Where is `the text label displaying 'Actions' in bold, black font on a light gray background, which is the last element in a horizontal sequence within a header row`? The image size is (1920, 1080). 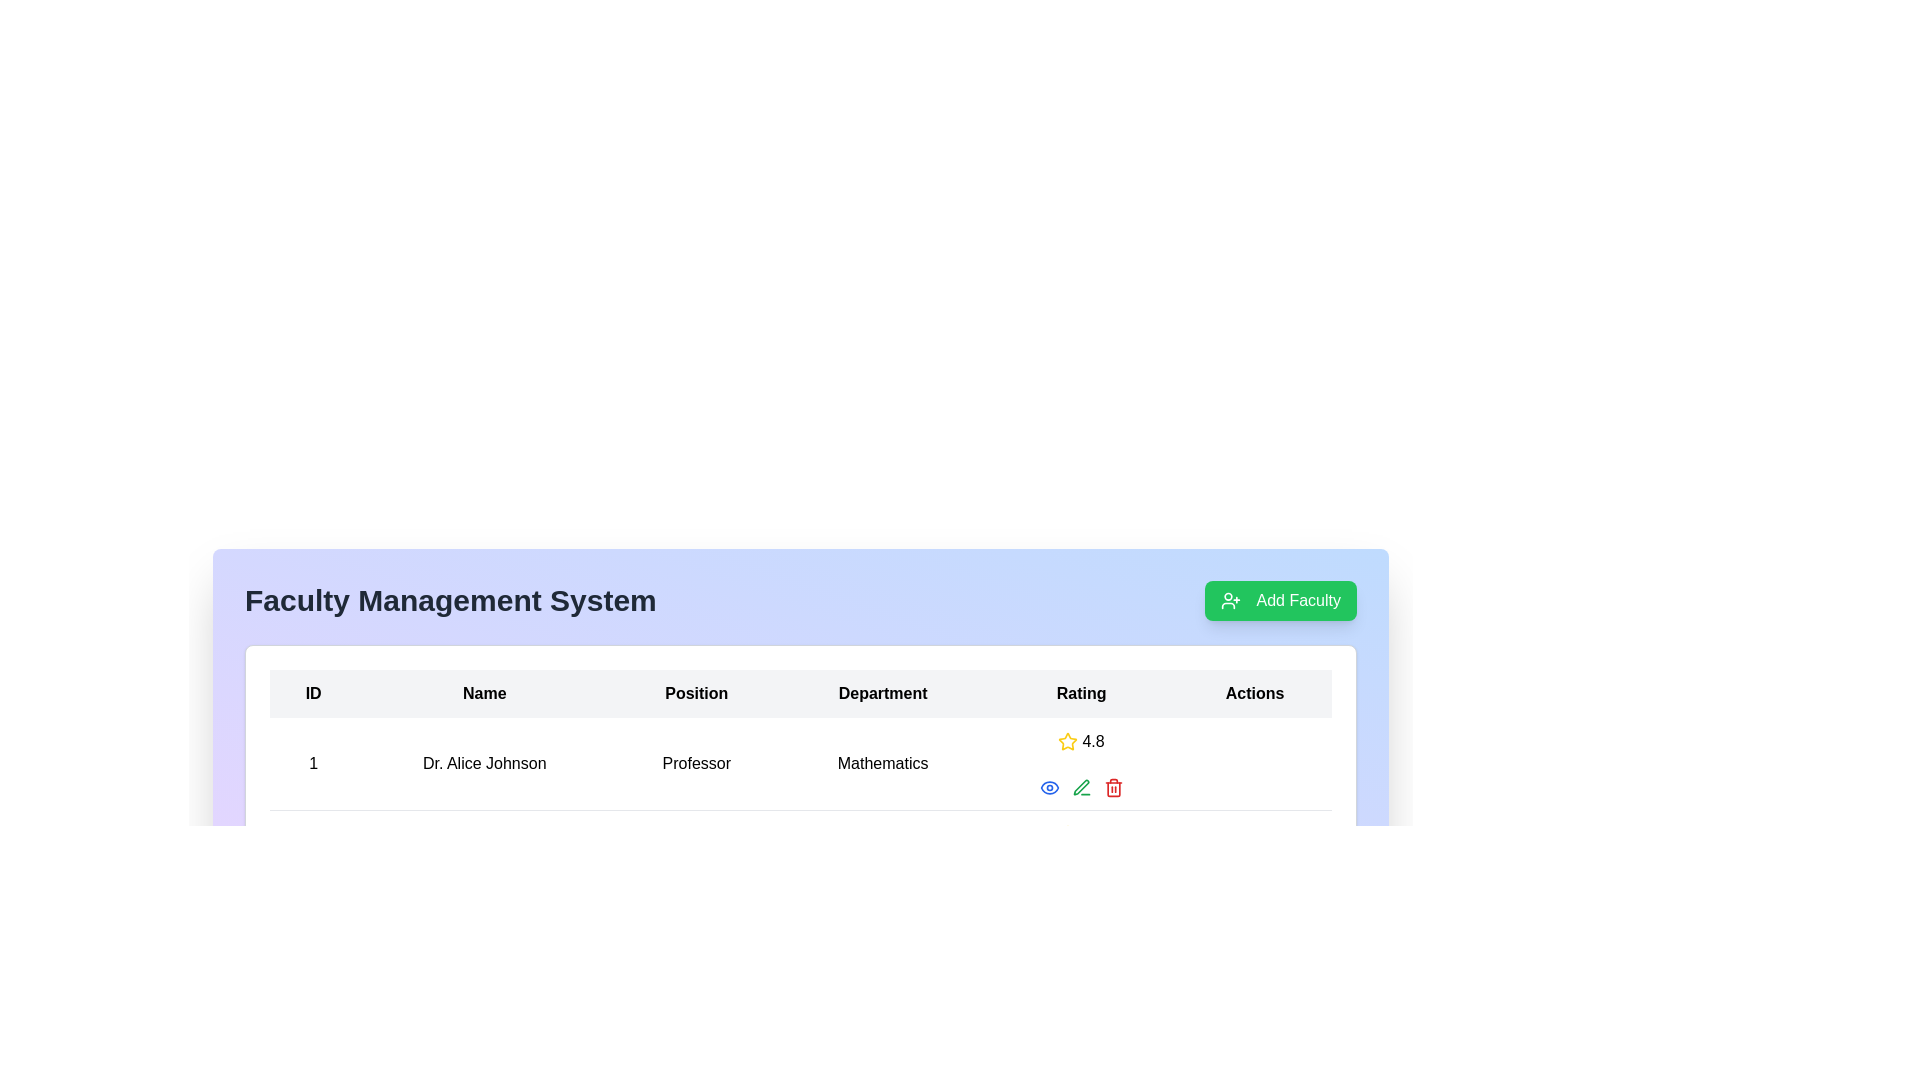 the text label displaying 'Actions' in bold, black font on a light gray background, which is the last element in a horizontal sequence within a header row is located at coordinates (1254, 693).